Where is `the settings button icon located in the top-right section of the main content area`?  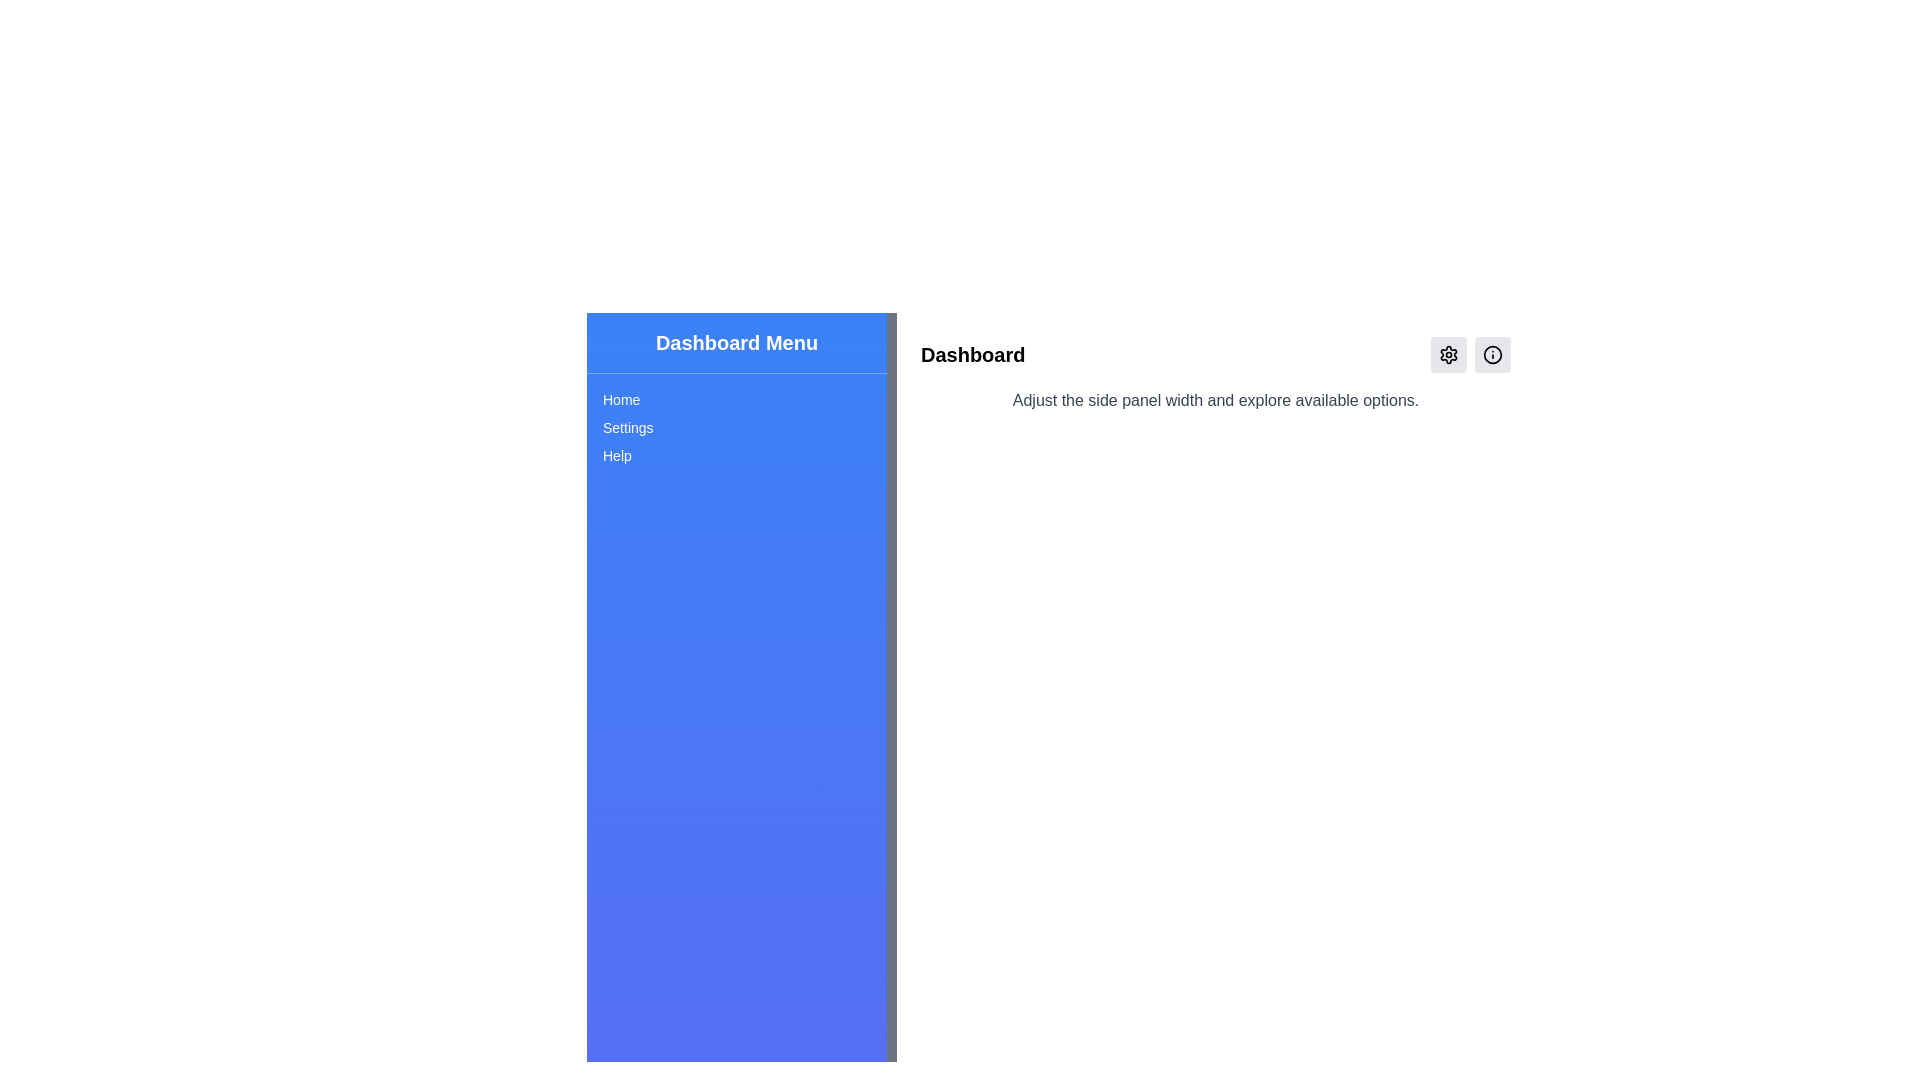
the settings button icon located in the top-right section of the main content area is located at coordinates (1449, 353).